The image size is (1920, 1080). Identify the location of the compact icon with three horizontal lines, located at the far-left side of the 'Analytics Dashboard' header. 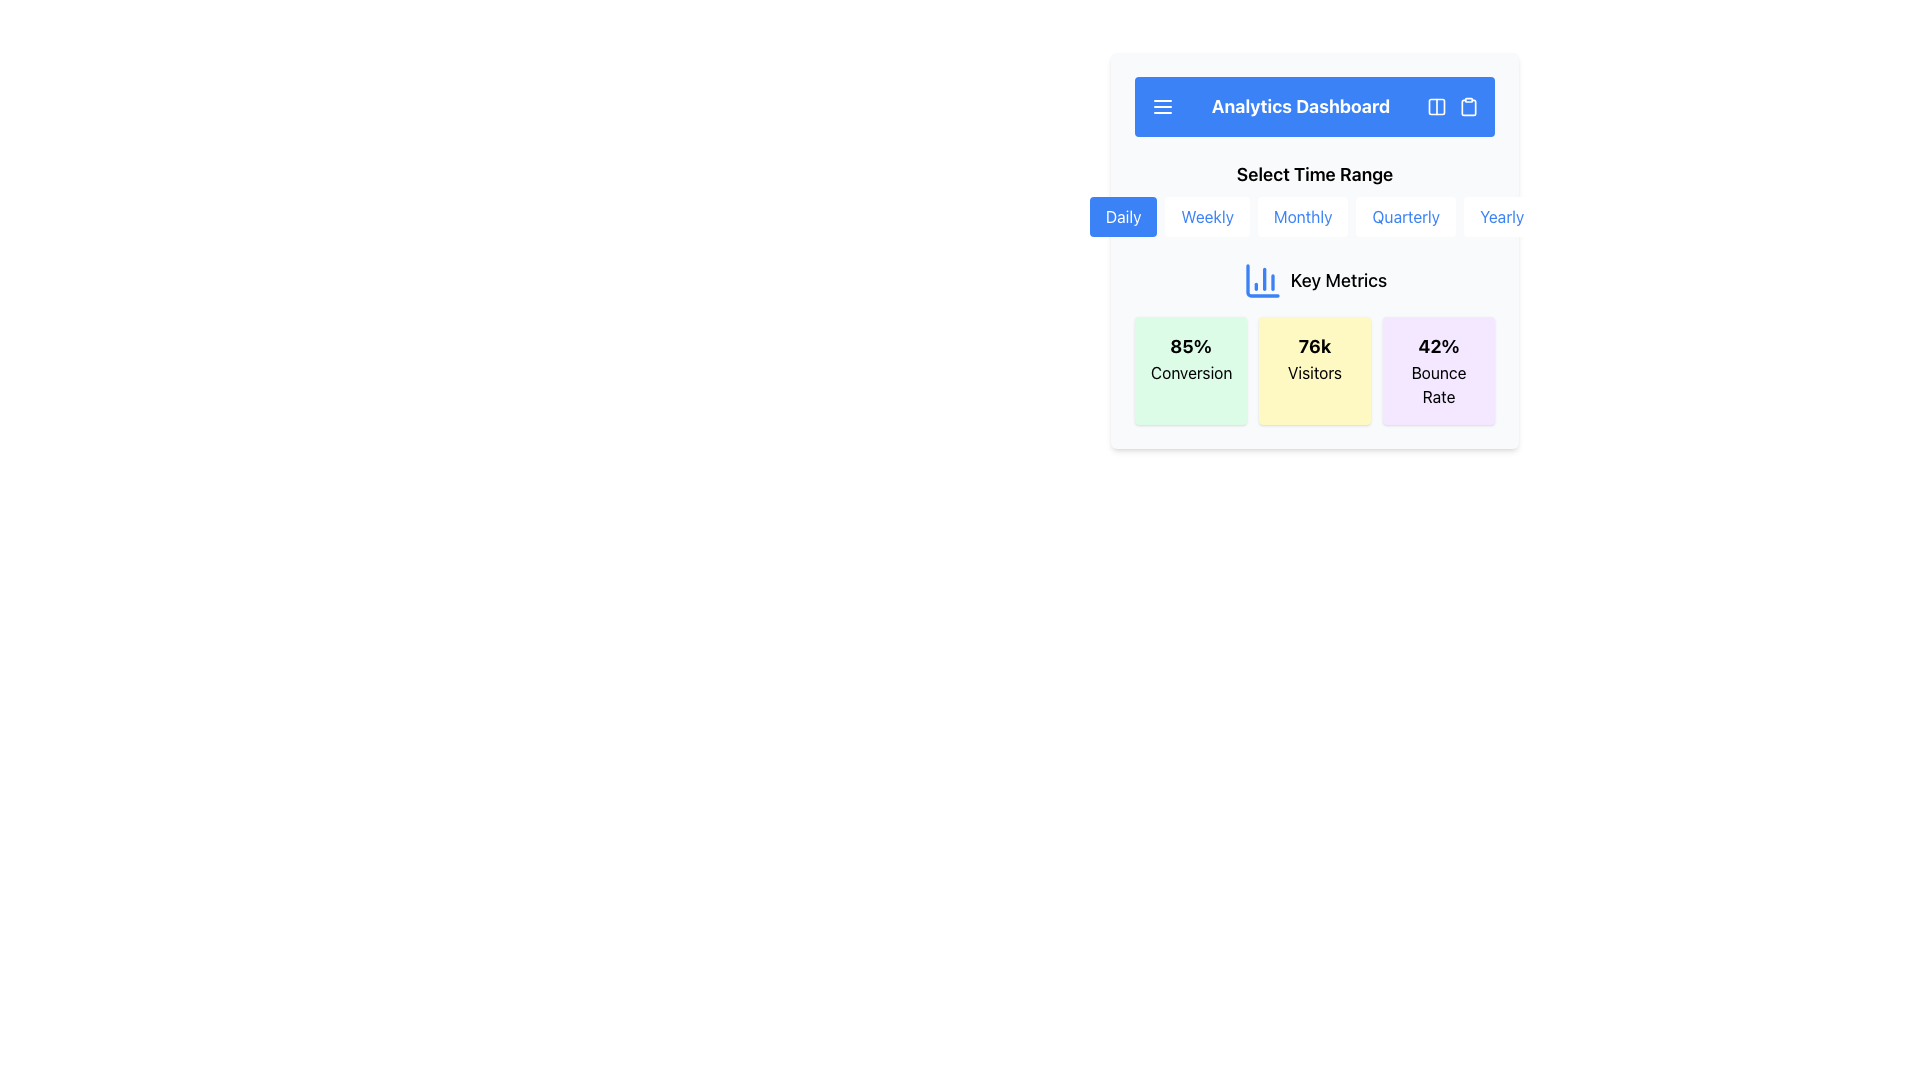
(1162, 107).